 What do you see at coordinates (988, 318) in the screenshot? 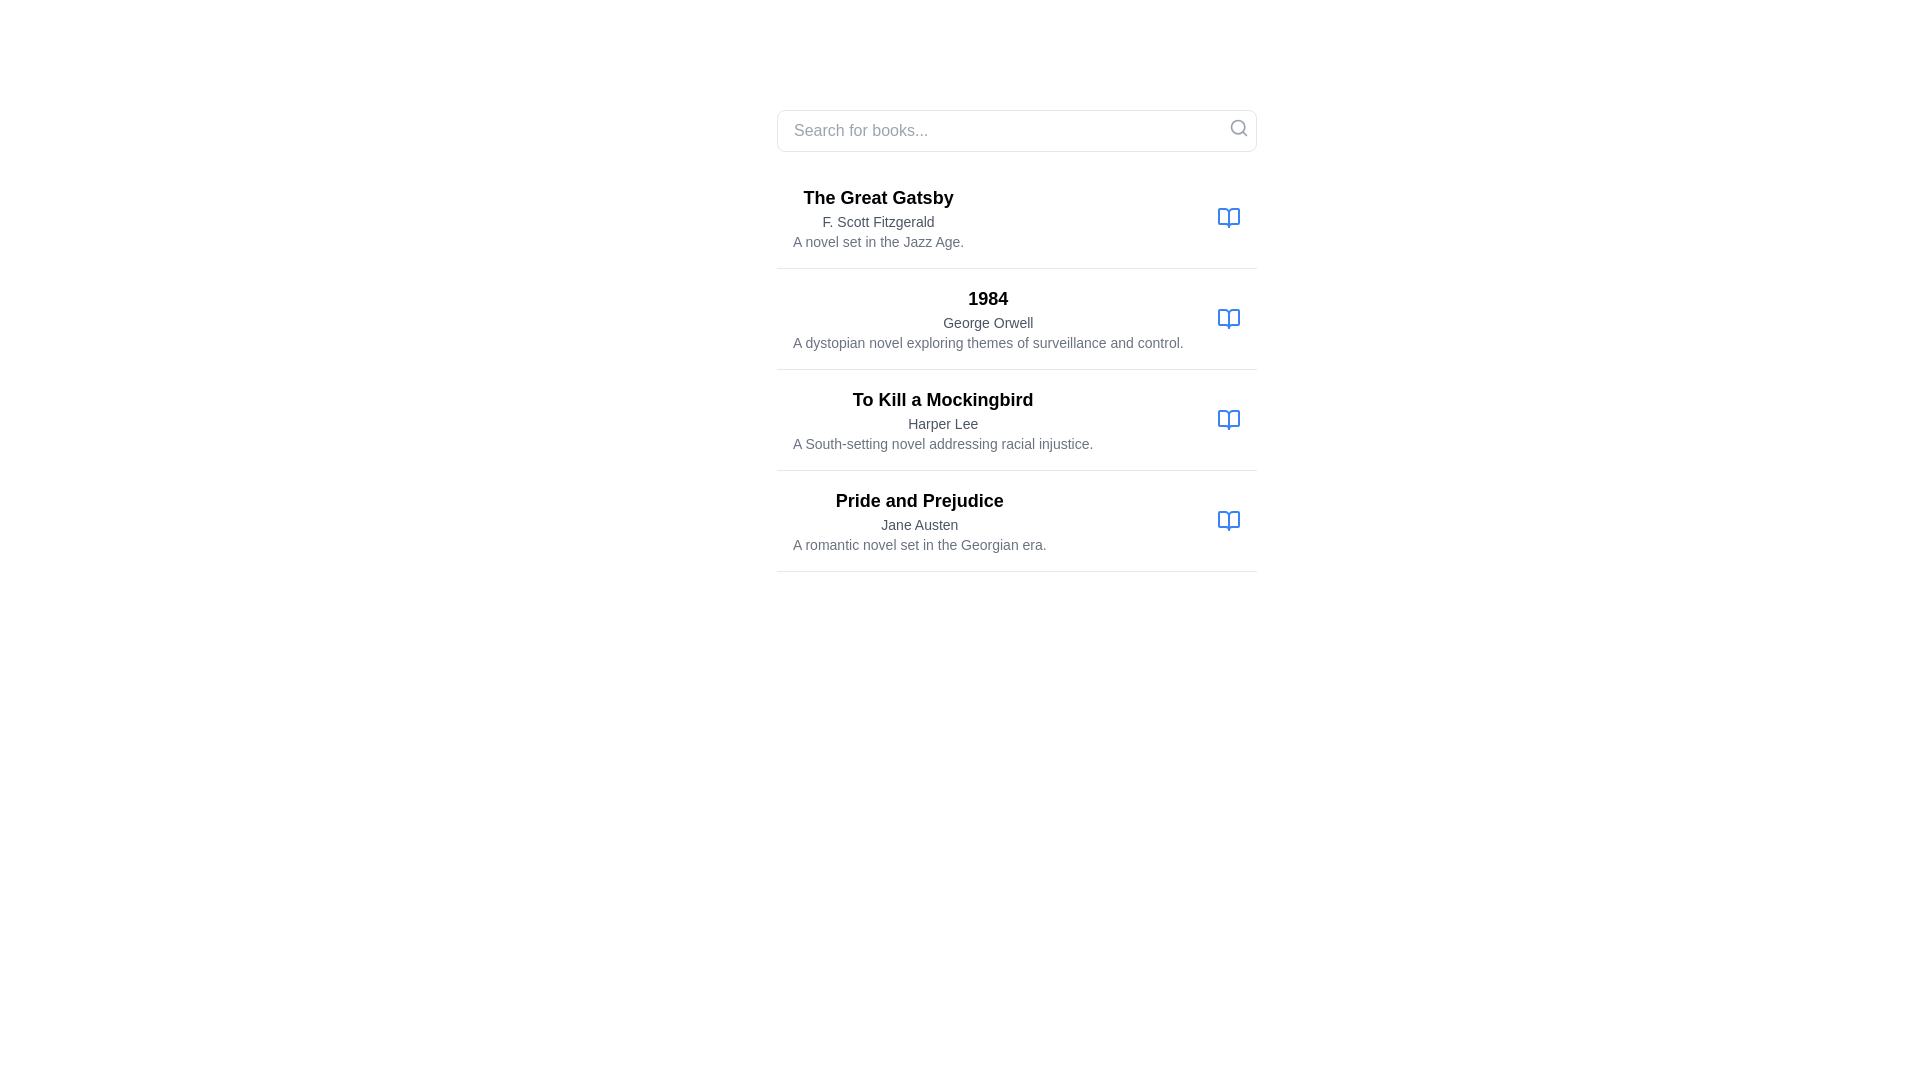
I see `the informational text block for the book '1984' by George Orwell` at bounding box center [988, 318].